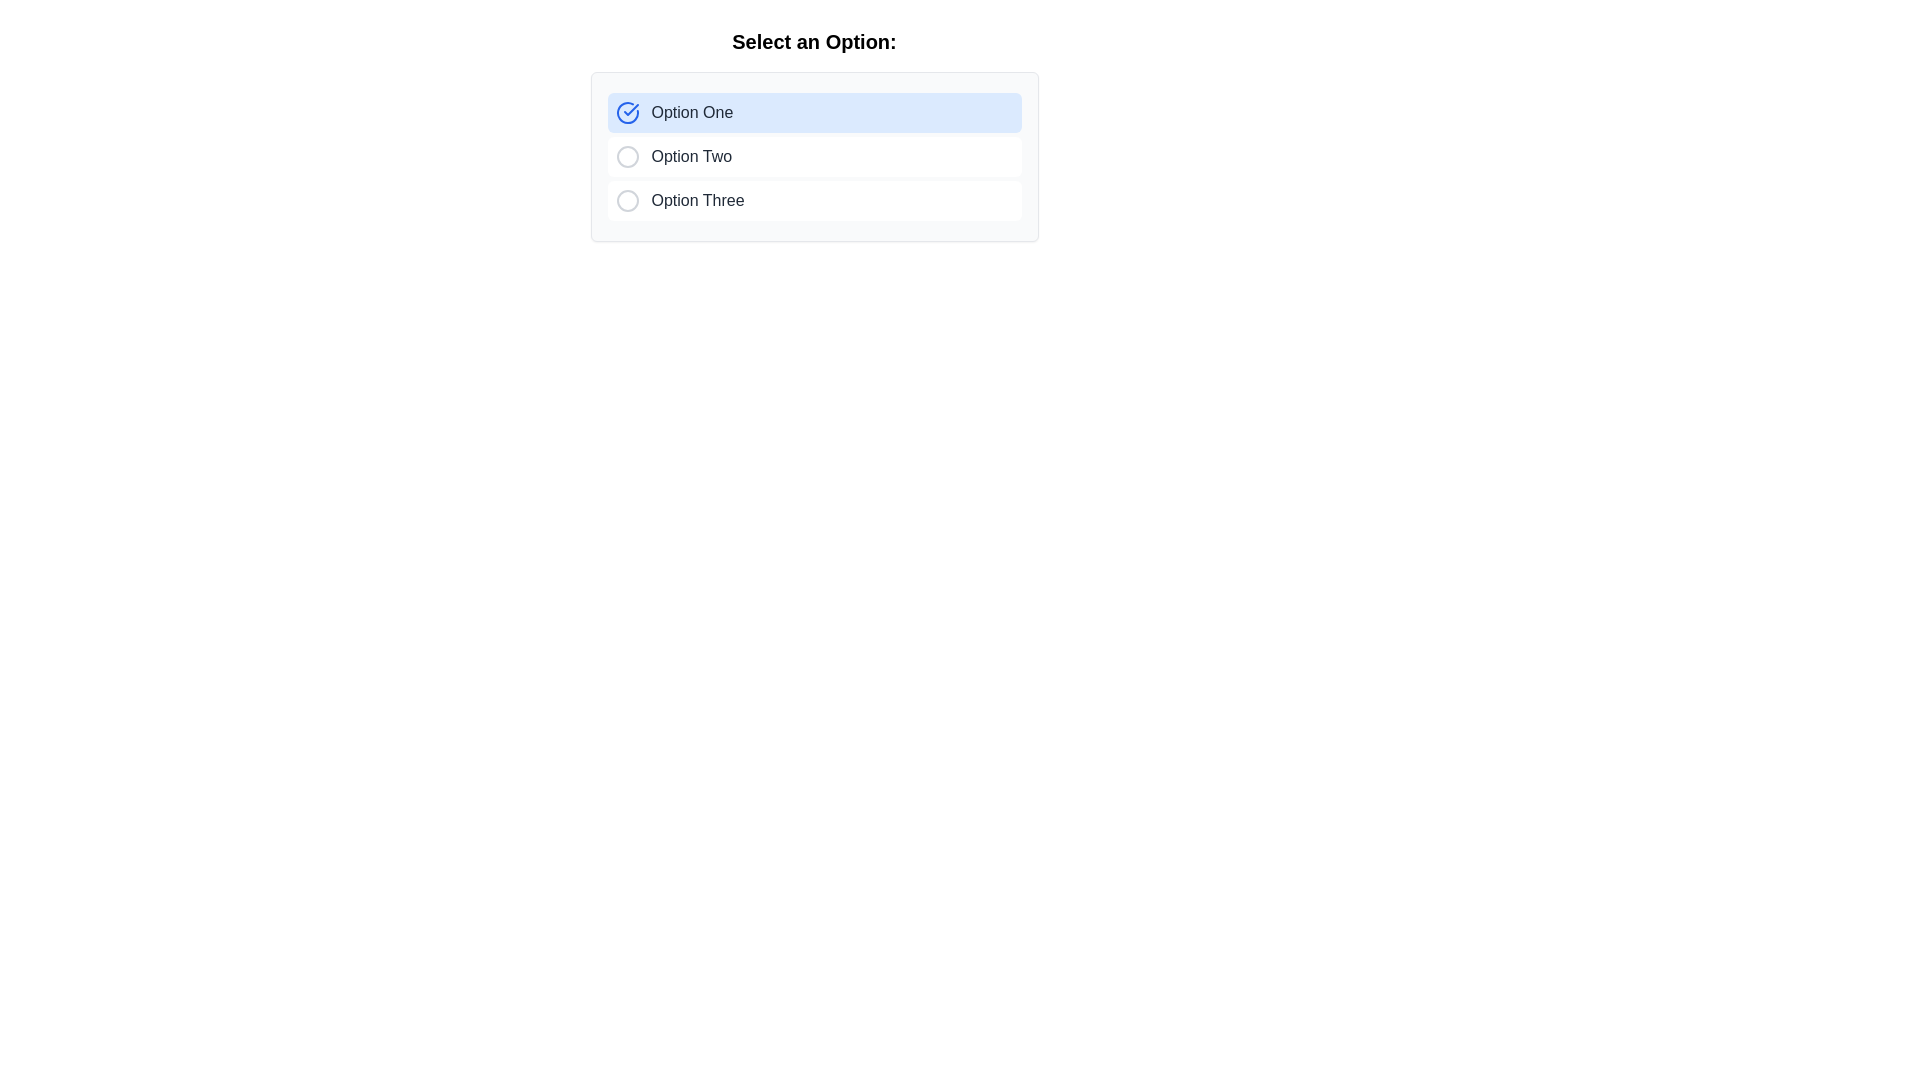  I want to click on the first selectable list item labeled 'Option One', so click(814, 135).